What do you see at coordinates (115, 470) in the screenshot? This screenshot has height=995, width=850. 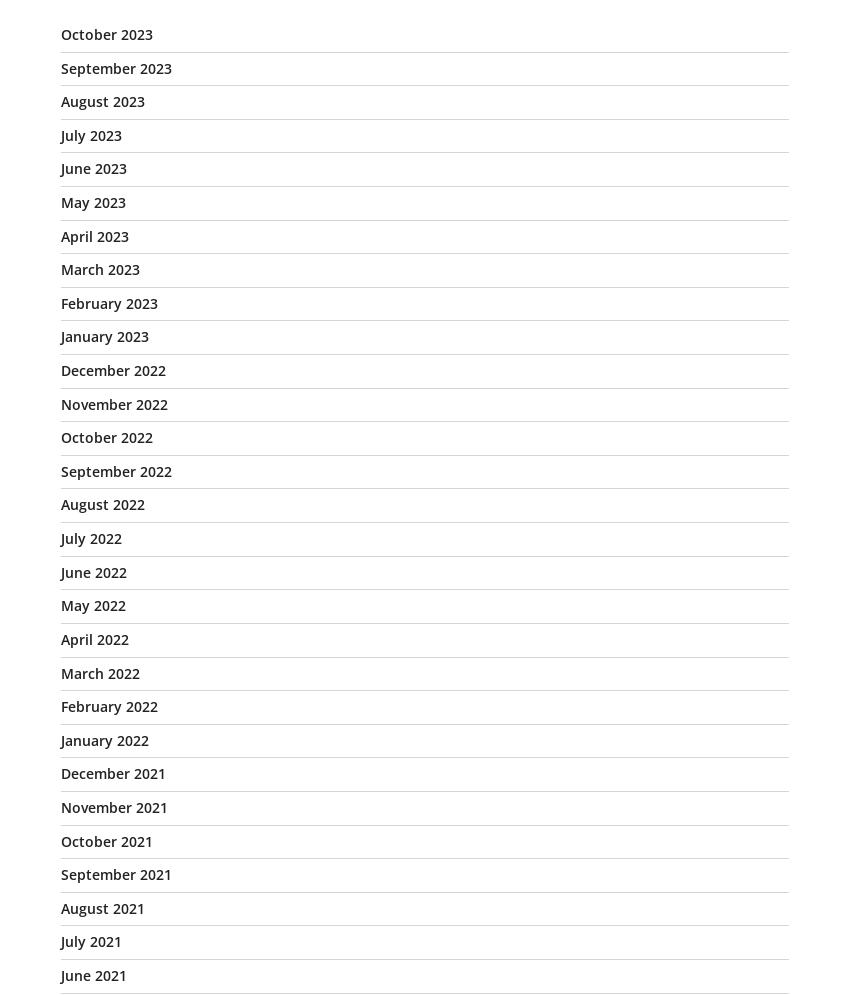 I see `'September 2022'` at bounding box center [115, 470].